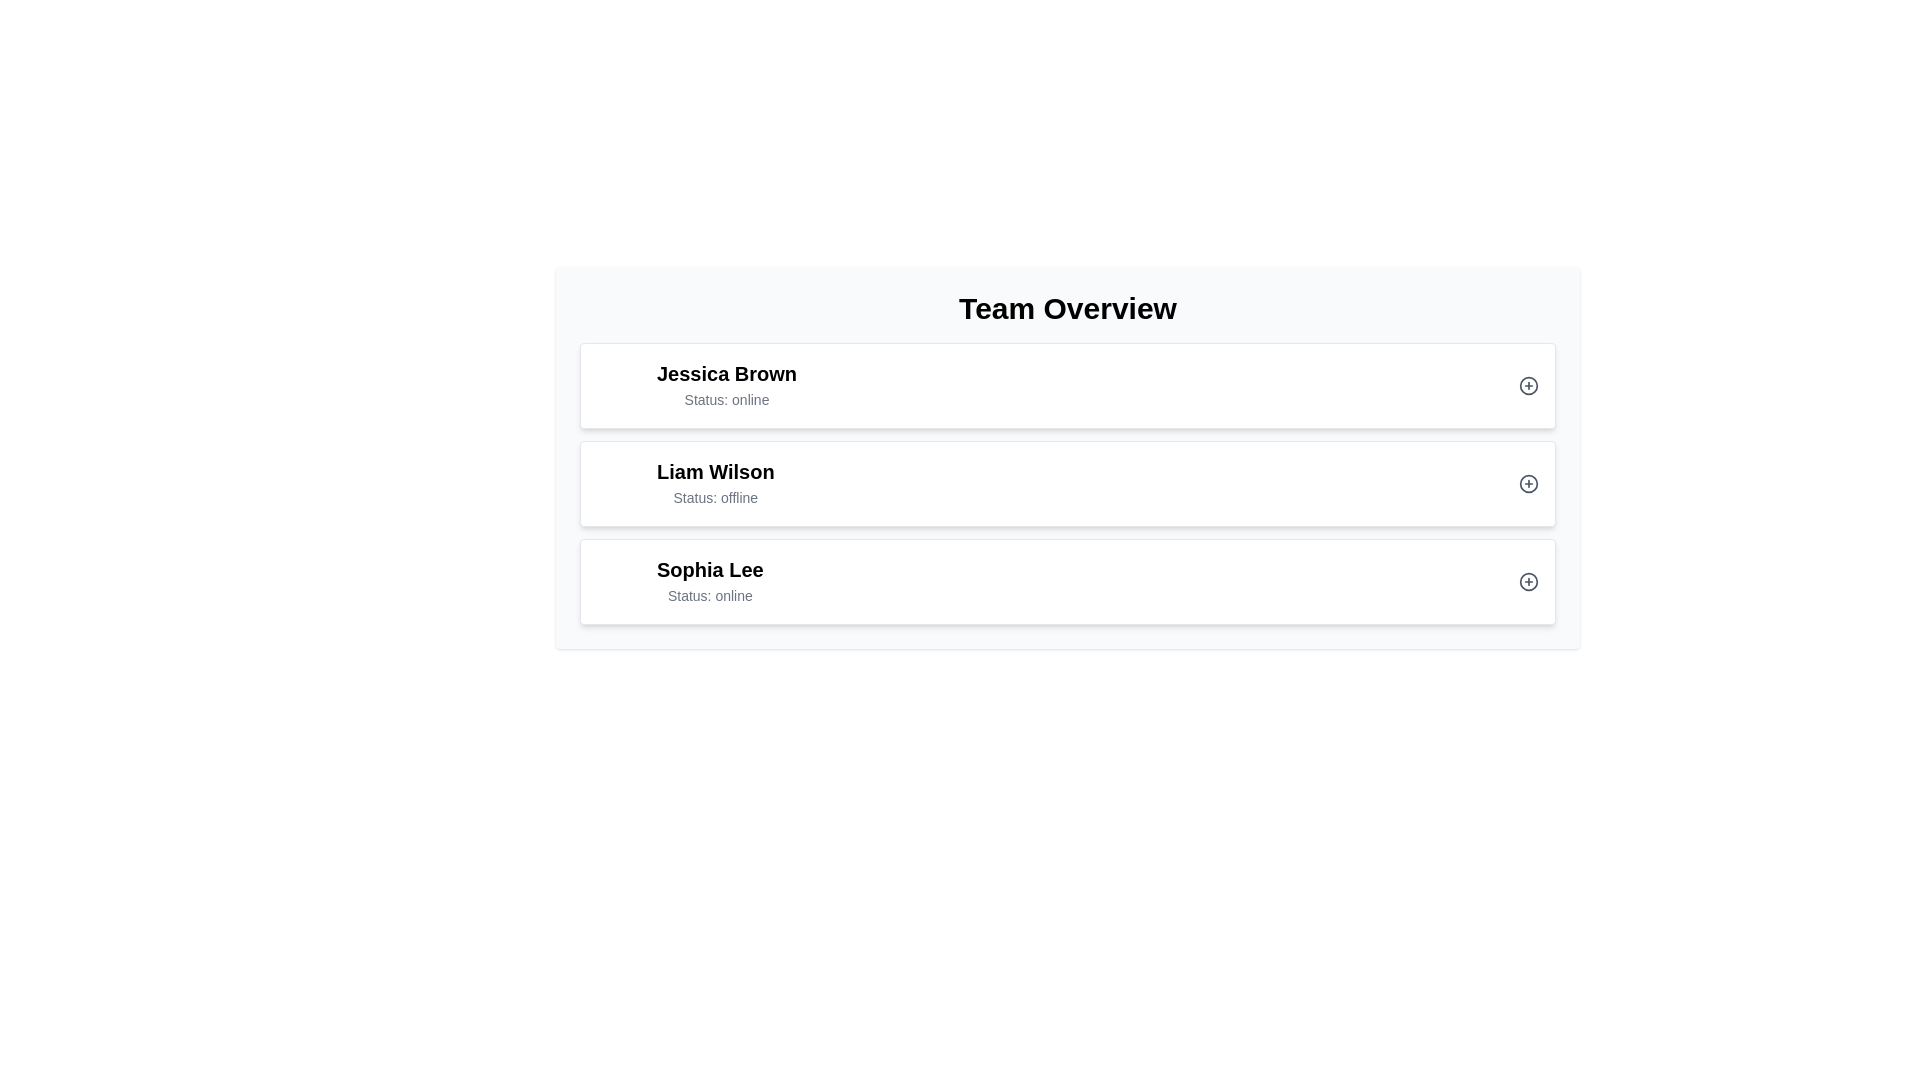 The image size is (1920, 1080). What do you see at coordinates (1067, 582) in the screenshot?
I see `the third user information card in the vertical list` at bounding box center [1067, 582].